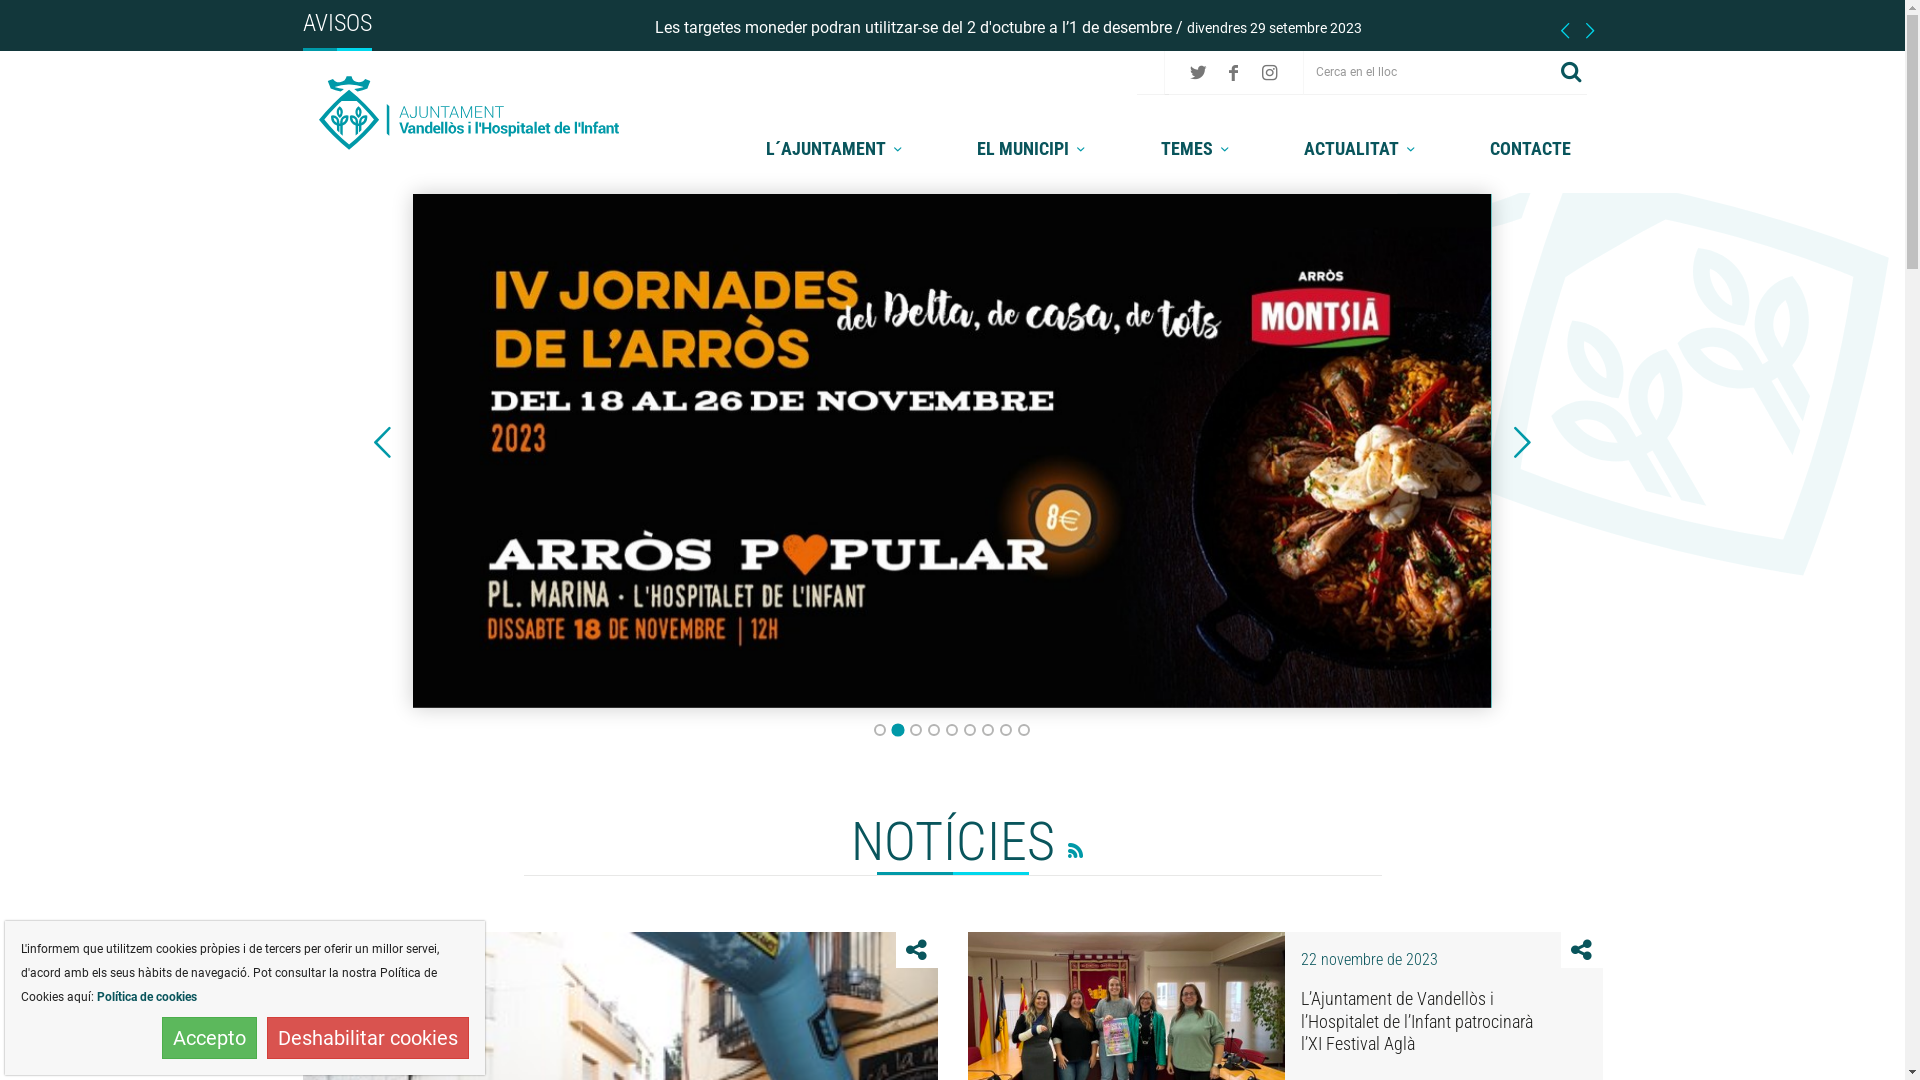 The height and width of the screenshot is (1080, 1920). I want to click on 'CONTACTE', so click(1529, 147).